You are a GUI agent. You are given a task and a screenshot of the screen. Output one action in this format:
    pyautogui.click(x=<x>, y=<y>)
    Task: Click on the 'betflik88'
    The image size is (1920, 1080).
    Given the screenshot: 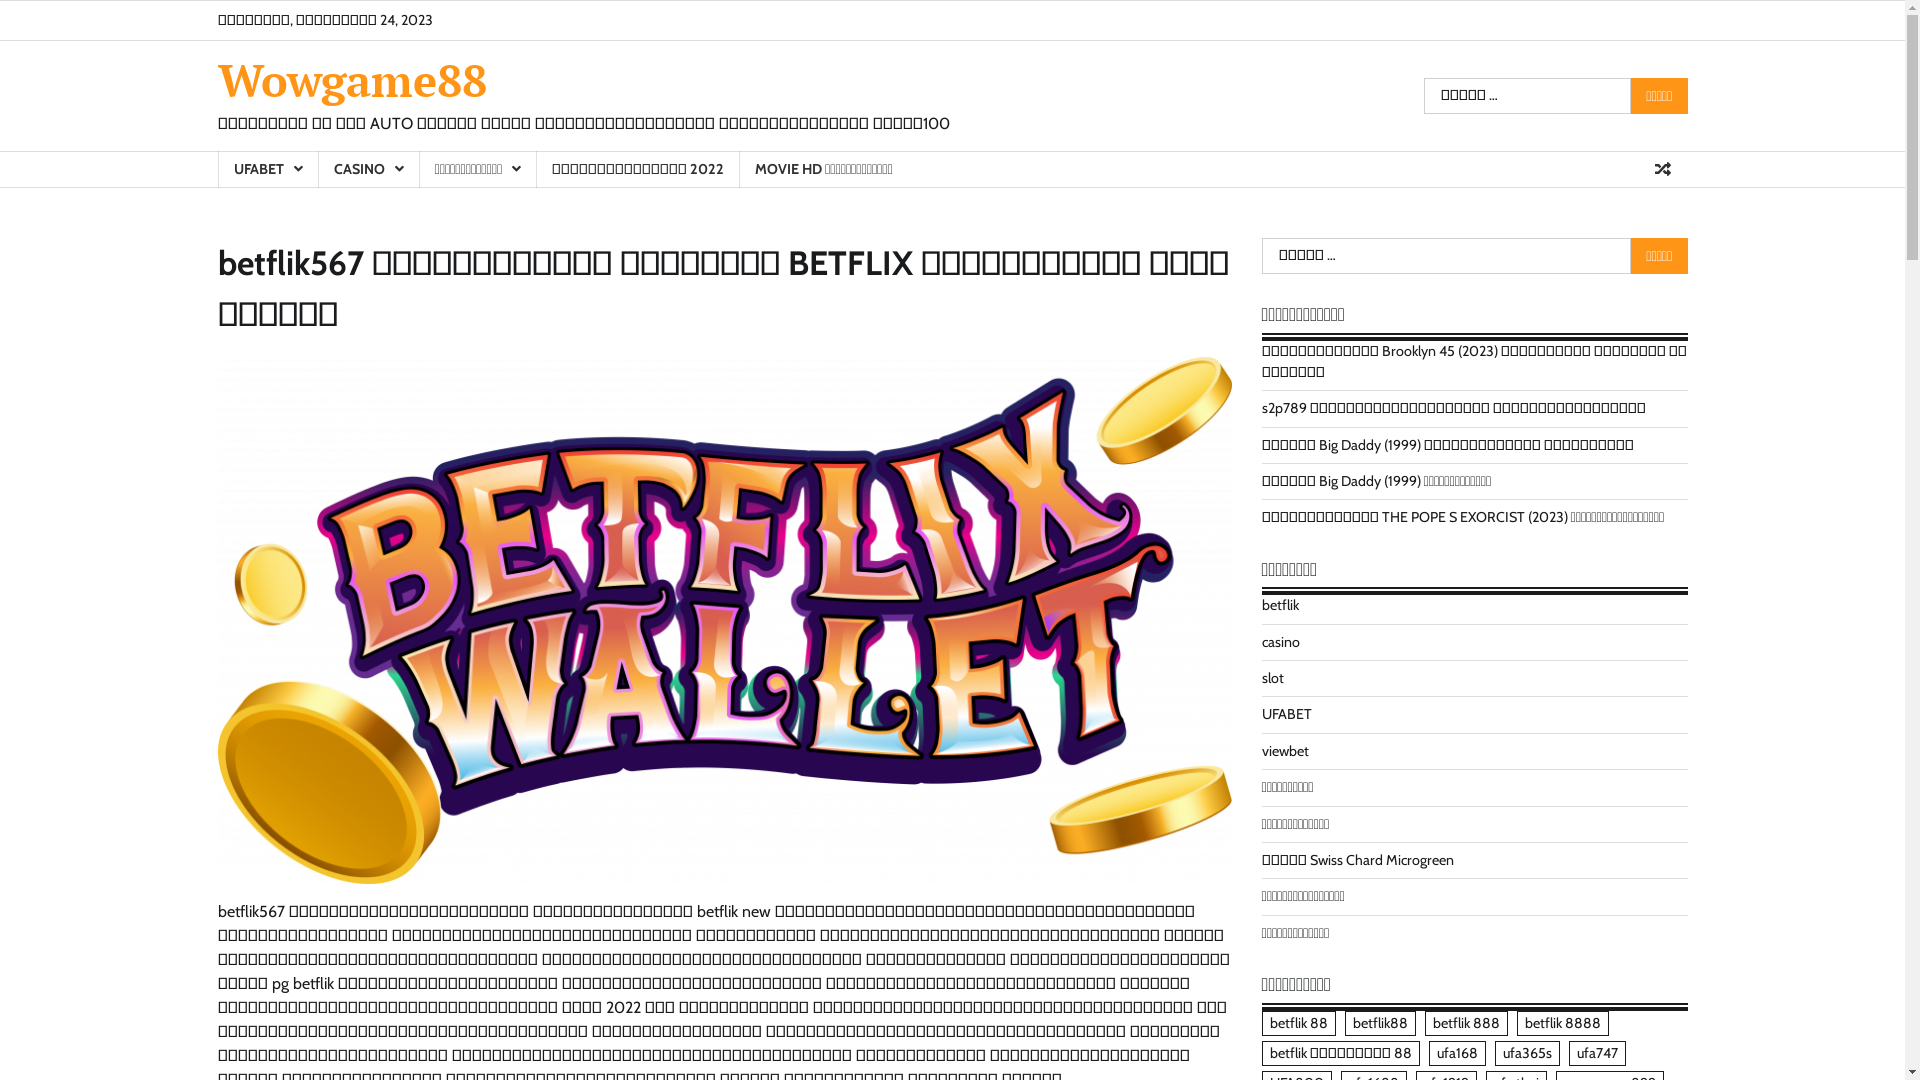 What is the action you would take?
    pyautogui.click(x=1378, y=1023)
    